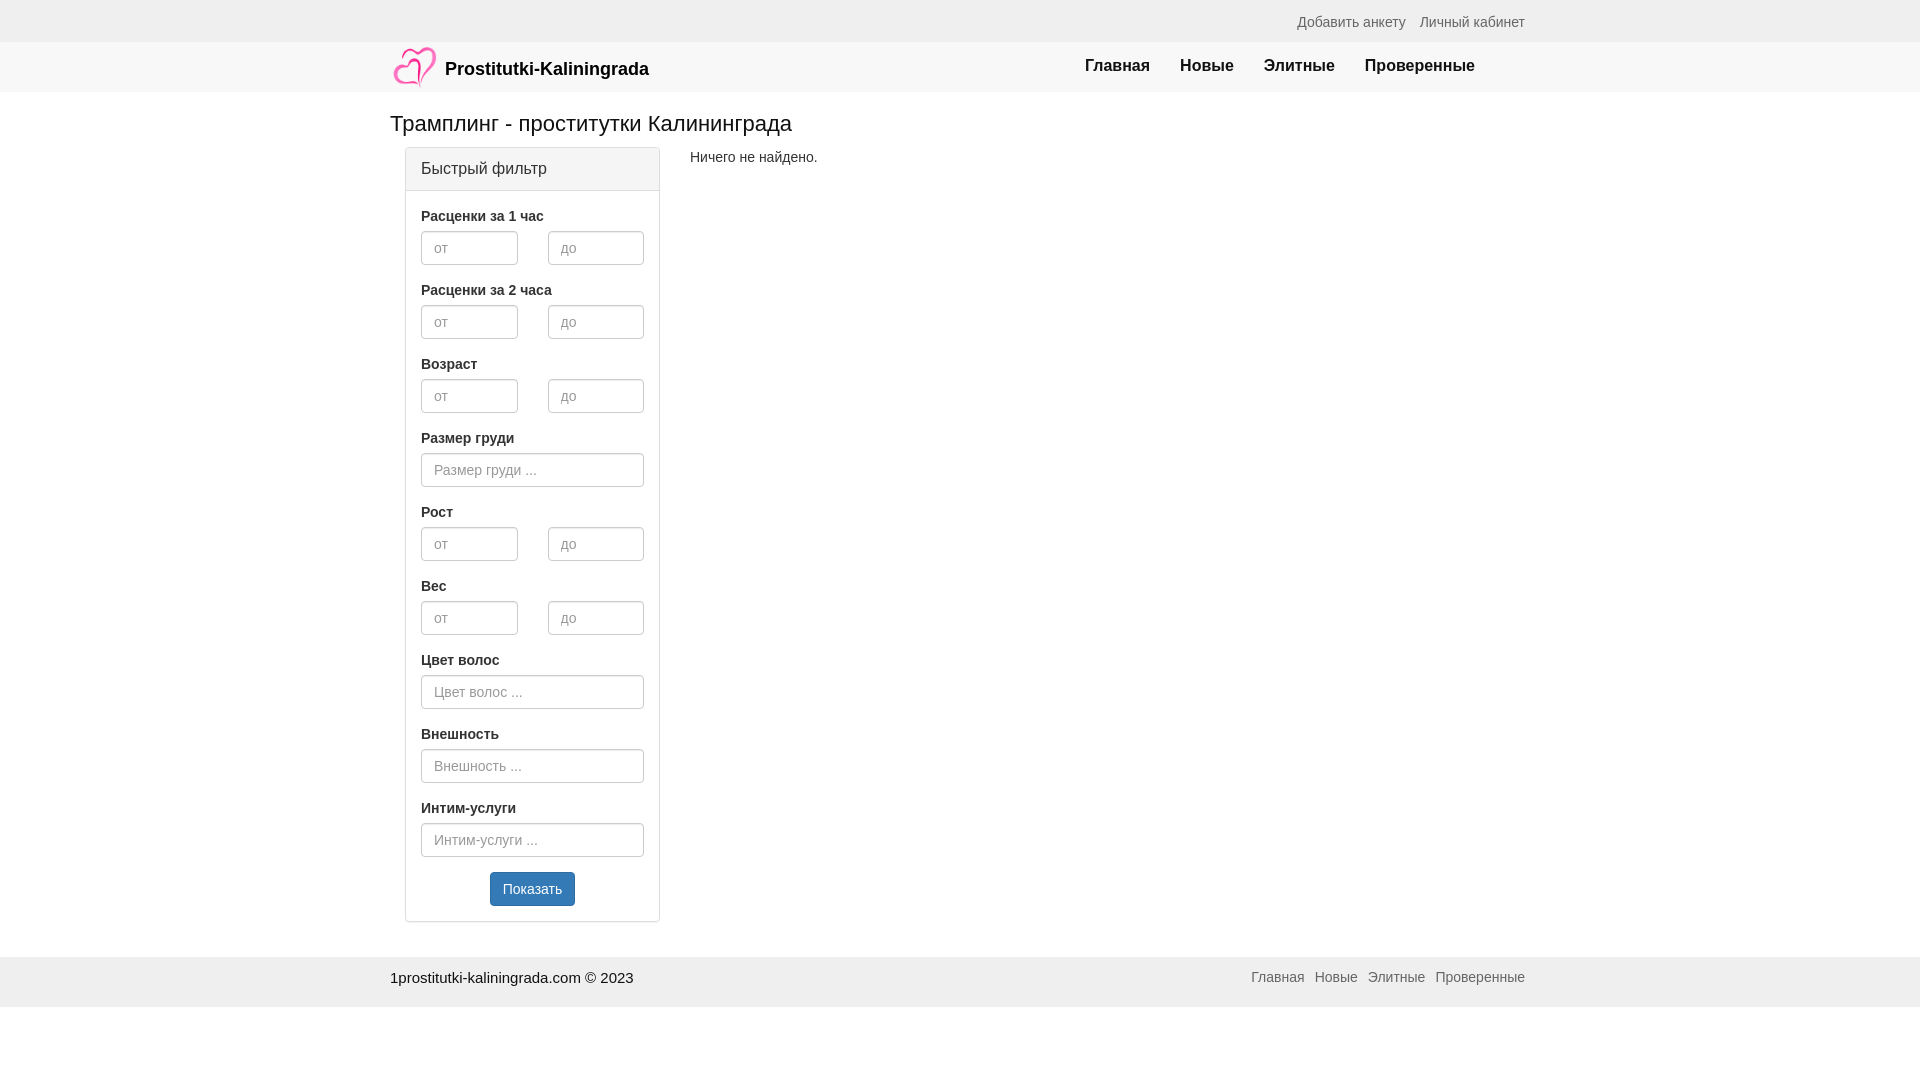 This screenshot has width=1920, height=1080. What do you see at coordinates (519, 56) in the screenshot?
I see `'Prostitutki-Kaliningrada'` at bounding box center [519, 56].